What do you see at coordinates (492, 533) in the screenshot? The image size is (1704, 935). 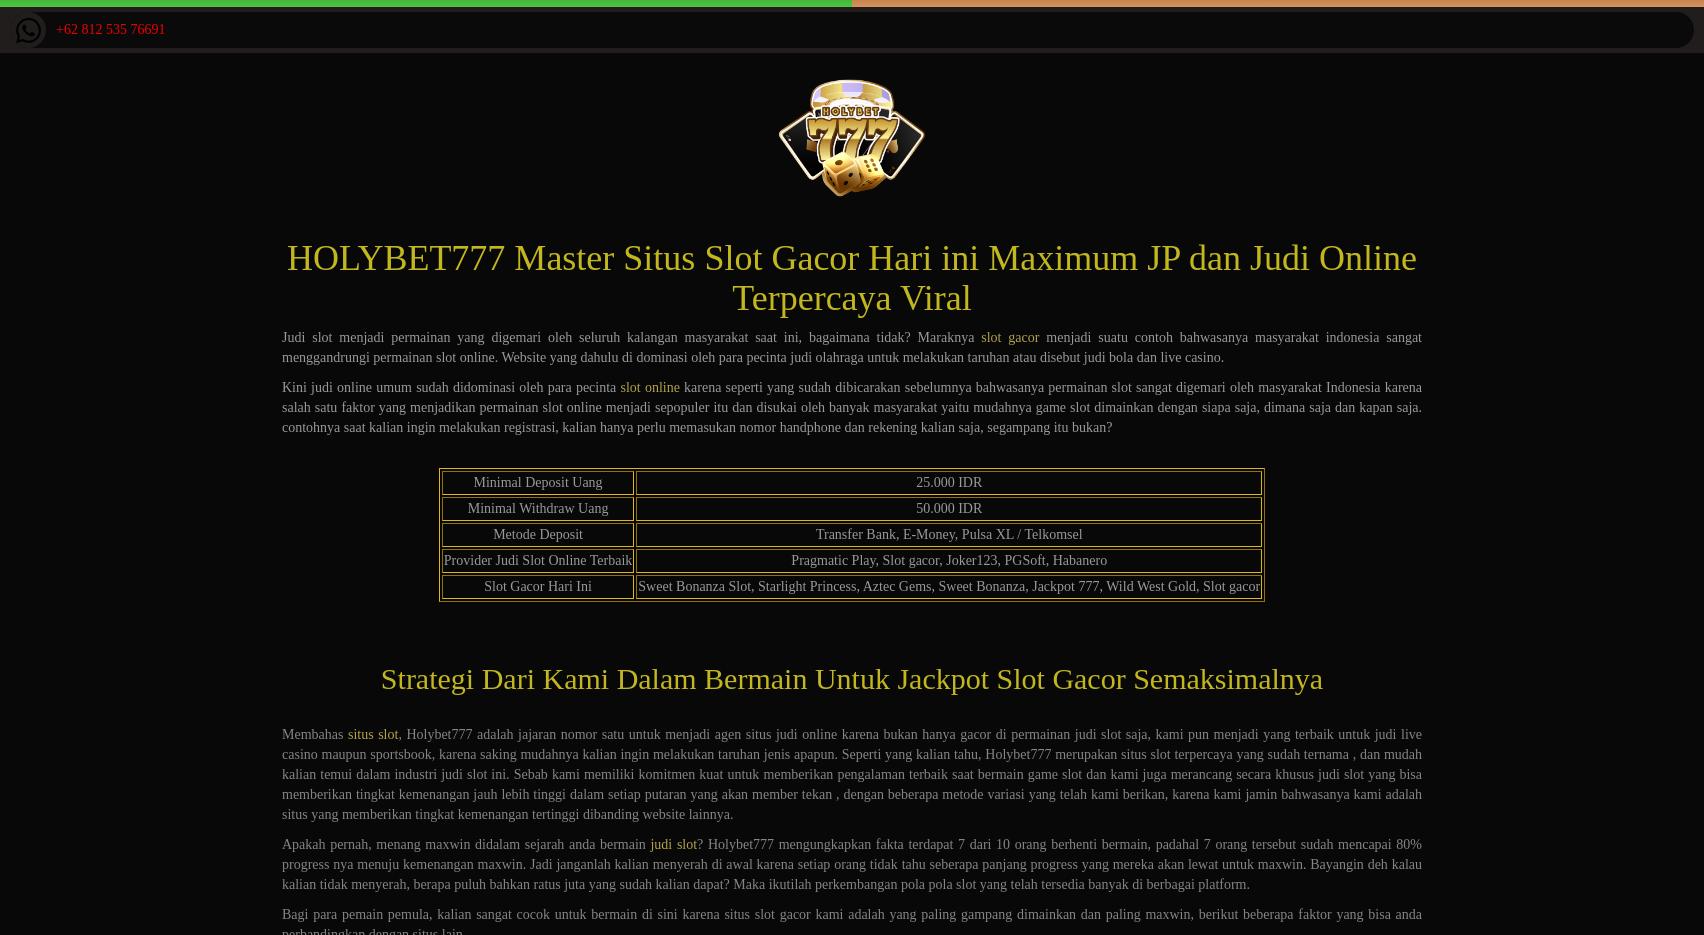 I see `'Metode Deposit'` at bounding box center [492, 533].